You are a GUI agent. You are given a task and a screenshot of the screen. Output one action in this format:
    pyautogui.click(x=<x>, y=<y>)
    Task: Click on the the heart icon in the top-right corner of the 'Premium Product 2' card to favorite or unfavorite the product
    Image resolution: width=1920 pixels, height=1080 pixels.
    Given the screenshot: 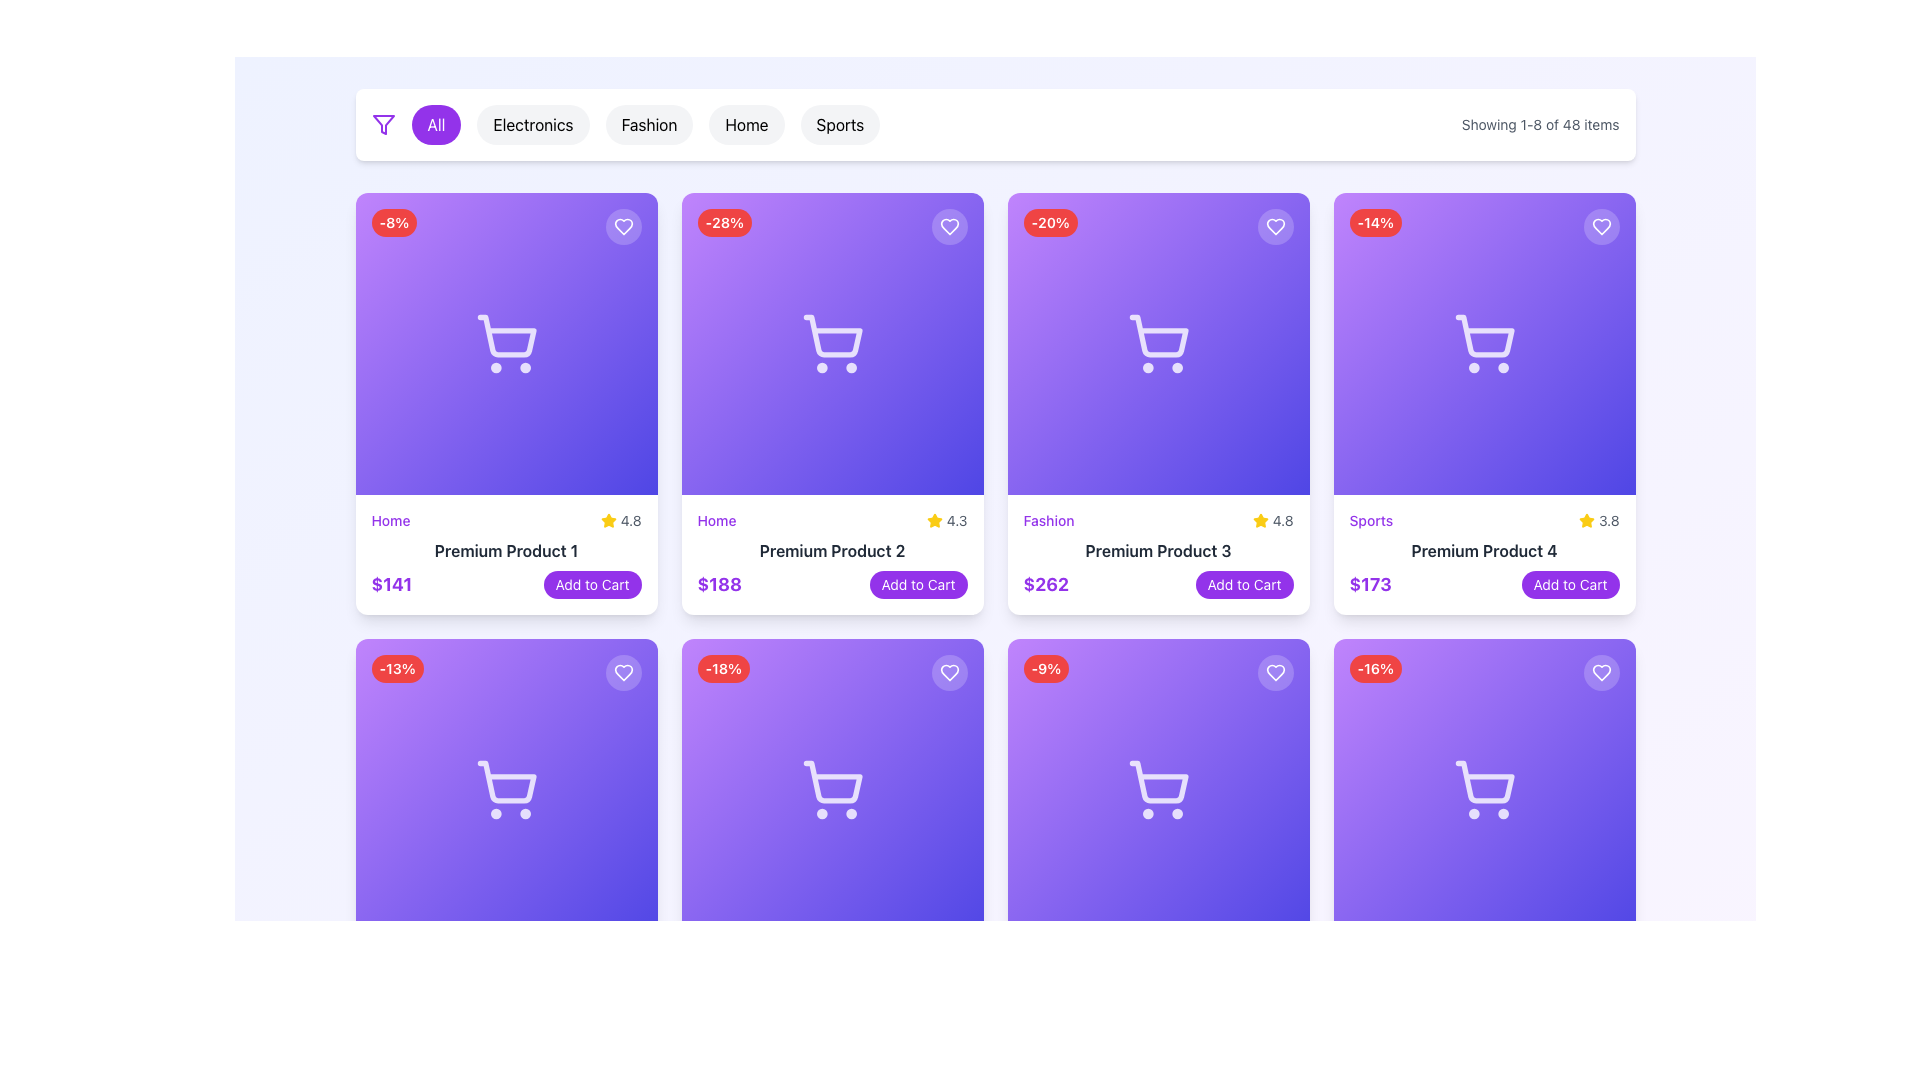 What is the action you would take?
    pyautogui.click(x=948, y=672)
    